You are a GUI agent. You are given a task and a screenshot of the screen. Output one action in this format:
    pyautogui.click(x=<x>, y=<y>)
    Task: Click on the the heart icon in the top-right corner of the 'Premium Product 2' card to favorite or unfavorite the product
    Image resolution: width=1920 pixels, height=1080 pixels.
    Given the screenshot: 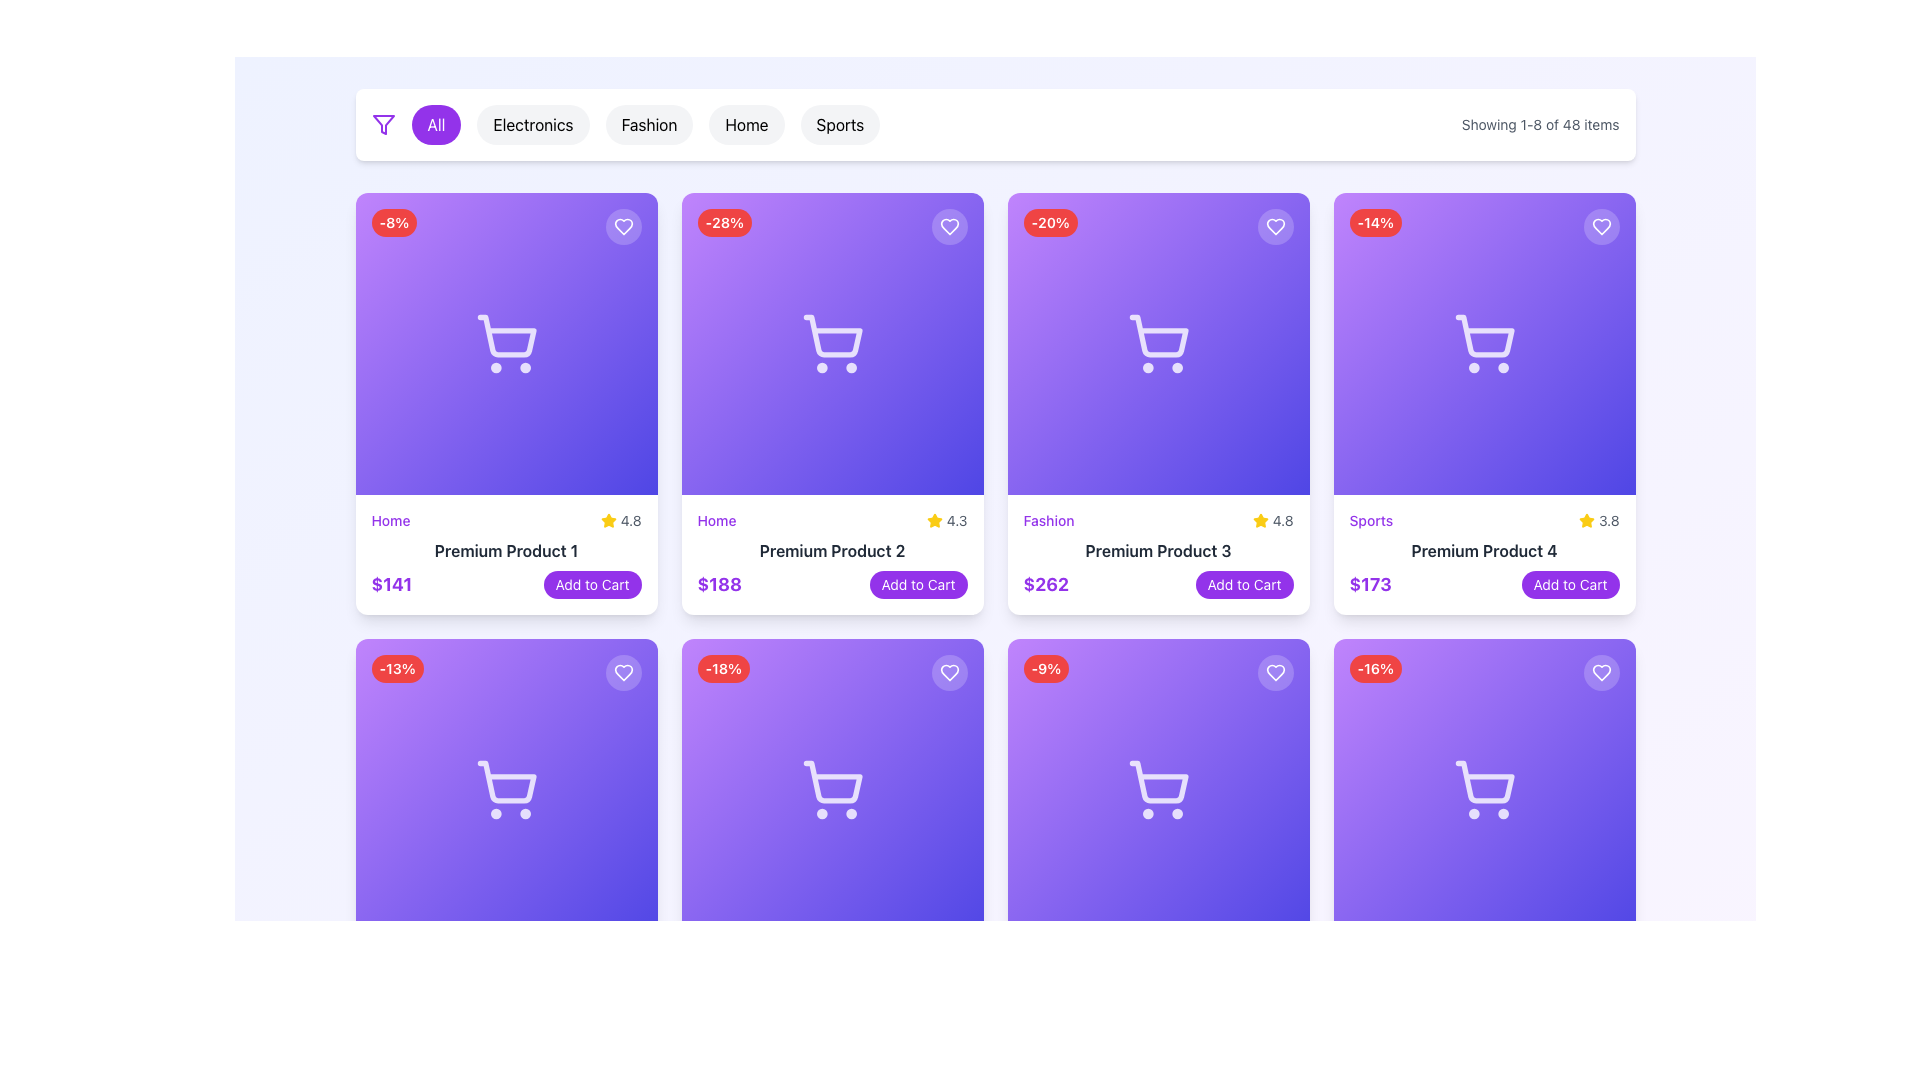 What is the action you would take?
    pyautogui.click(x=948, y=672)
    